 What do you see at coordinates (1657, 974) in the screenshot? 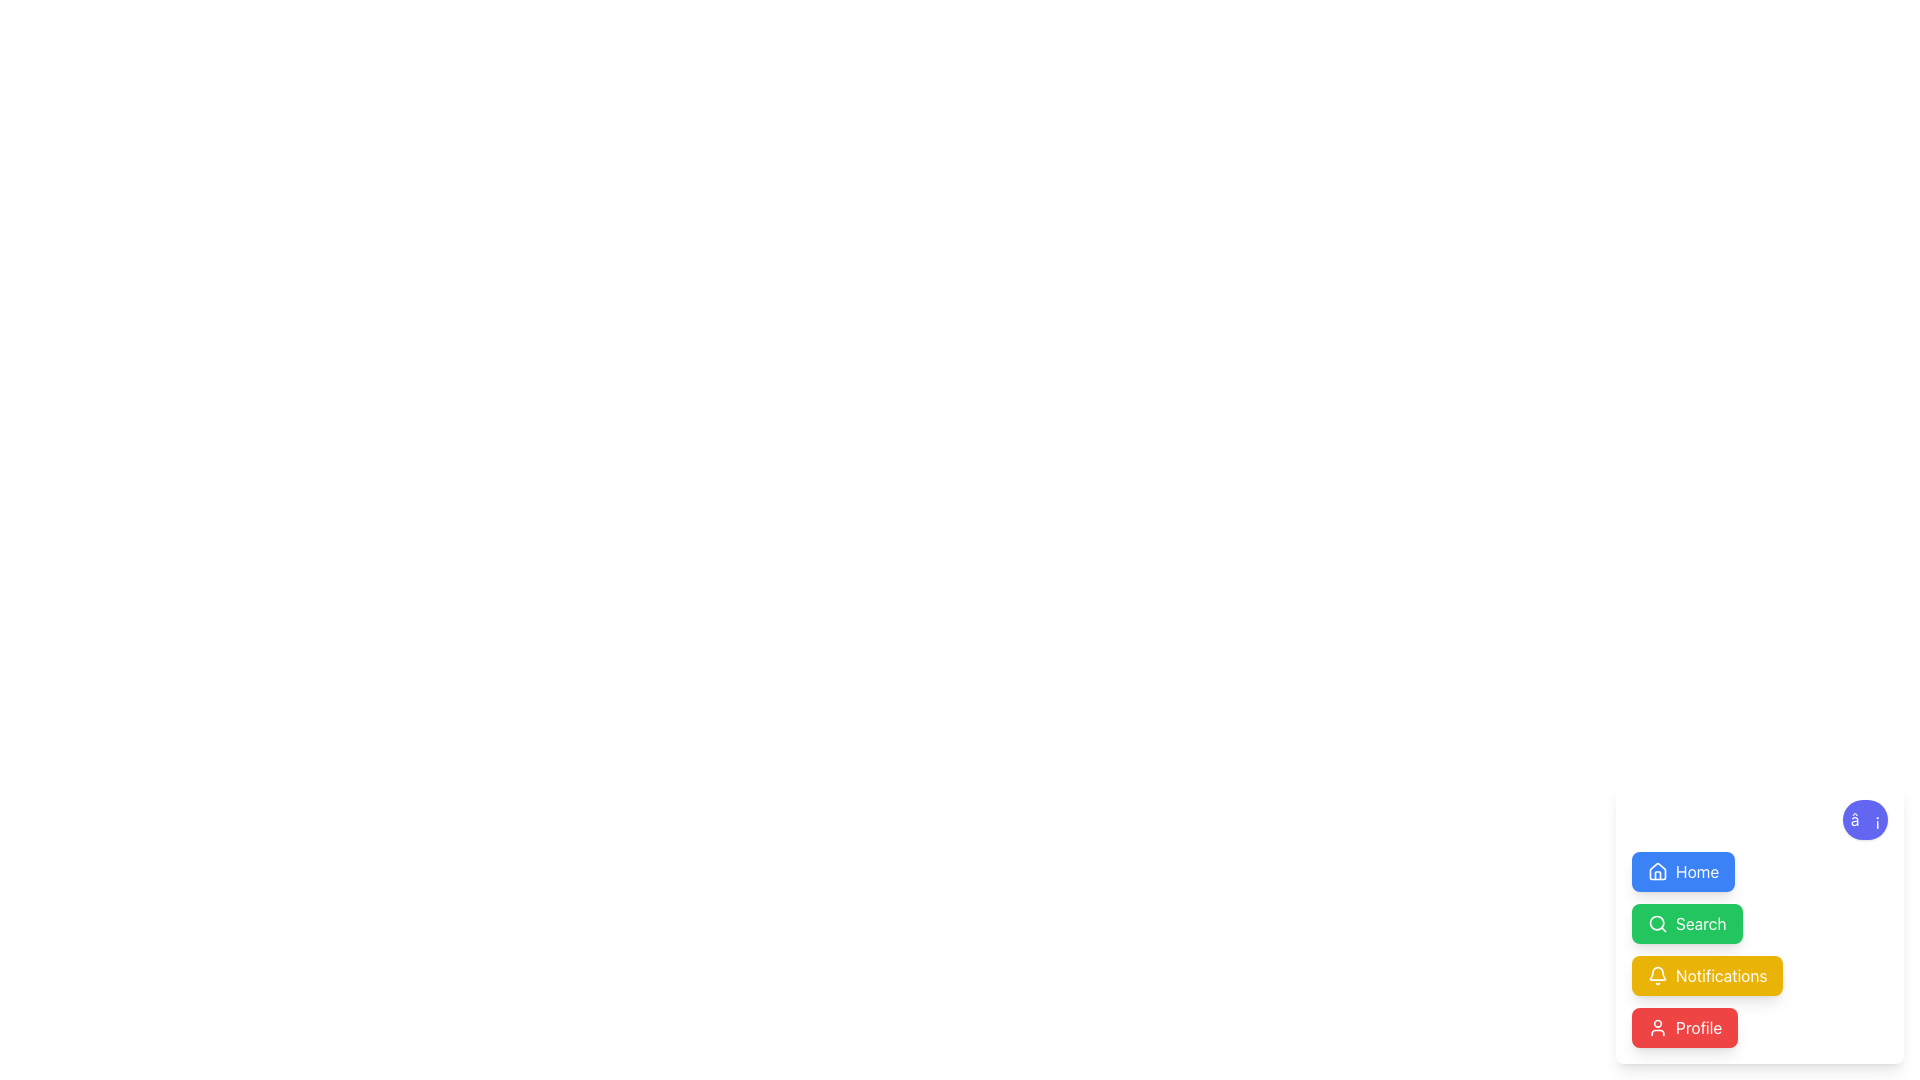
I see `the bell-shaped notification icon located within the 'Notifications' button on the left side of its text label` at bounding box center [1657, 974].